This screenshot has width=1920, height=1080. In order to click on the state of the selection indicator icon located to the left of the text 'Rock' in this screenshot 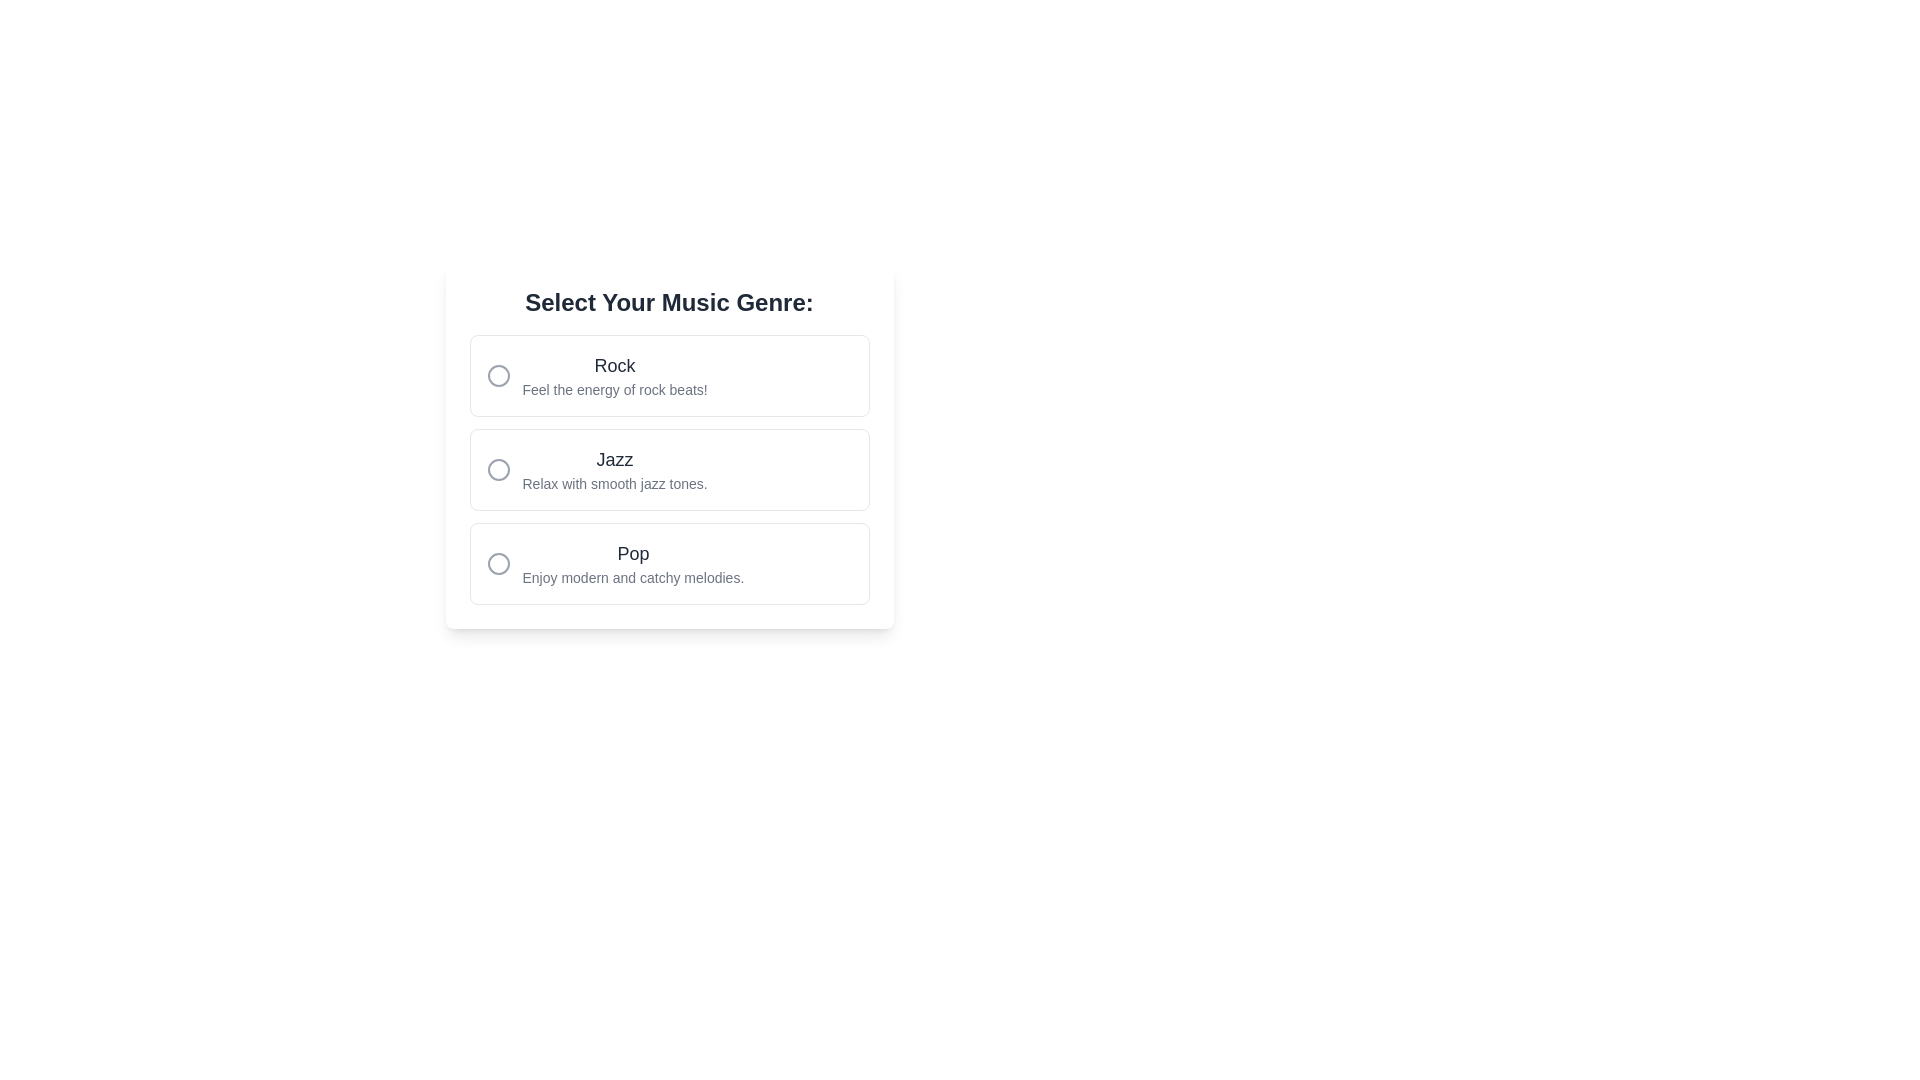, I will do `click(498, 375)`.